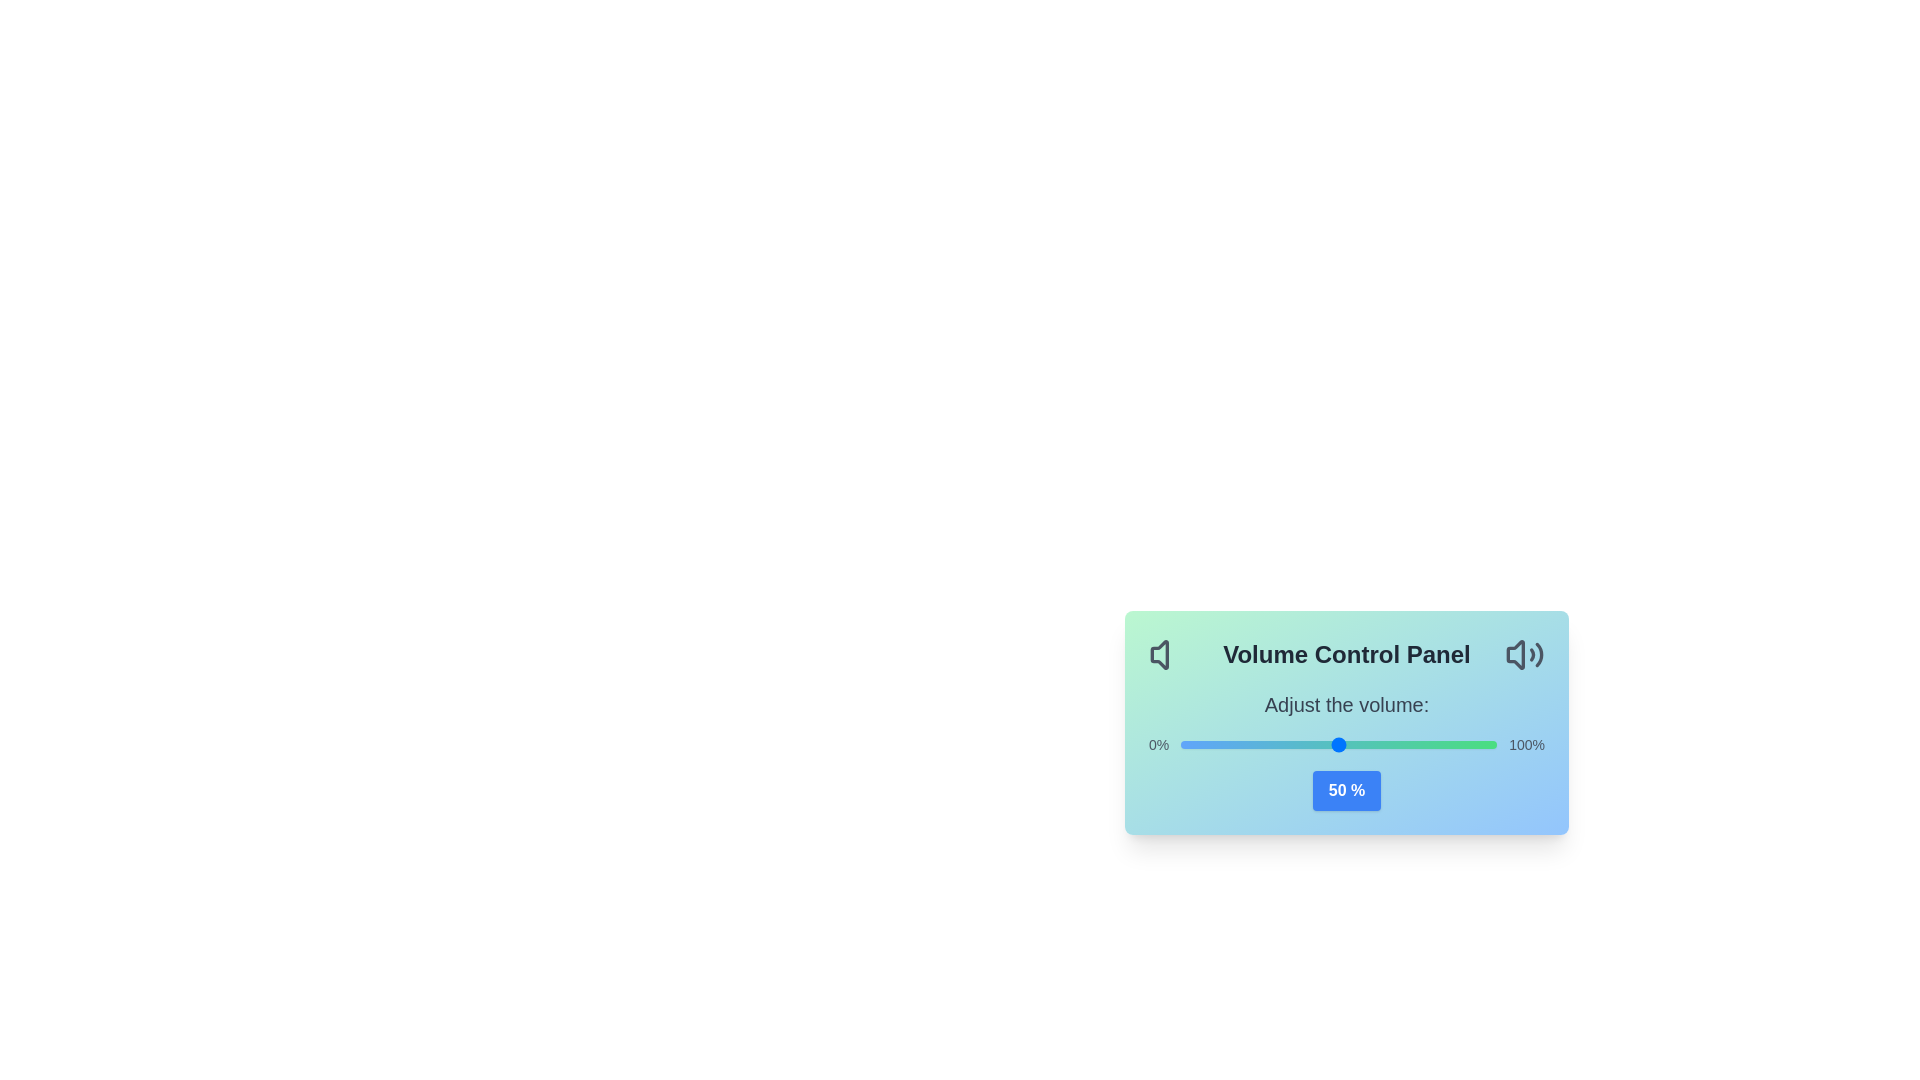 This screenshot has width=1920, height=1080. What do you see at coordinates (1414, 744) in the screenshot?
I see `the volume slider to 74%` at bounding box center [1414, 744].